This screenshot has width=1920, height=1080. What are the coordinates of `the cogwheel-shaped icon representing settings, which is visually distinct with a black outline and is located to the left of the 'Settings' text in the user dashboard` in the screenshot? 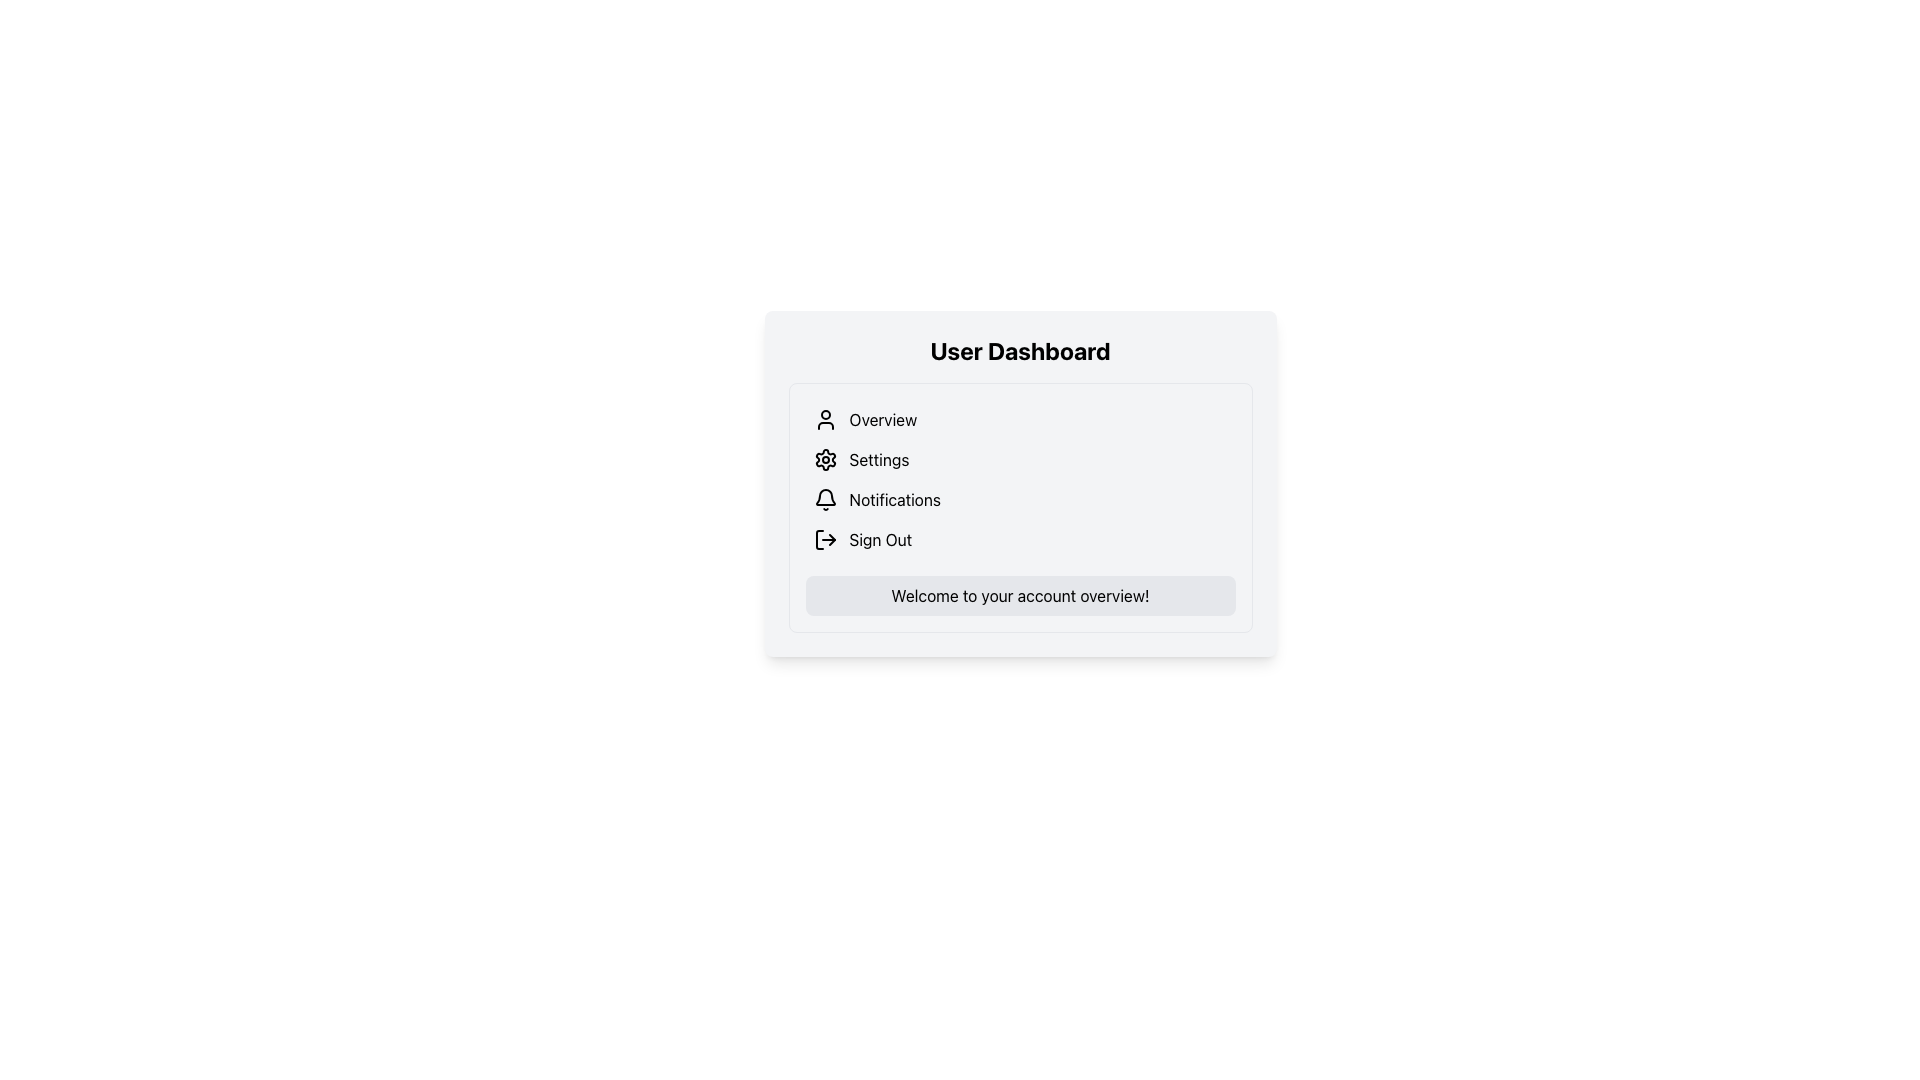 It's located at (825, 459).